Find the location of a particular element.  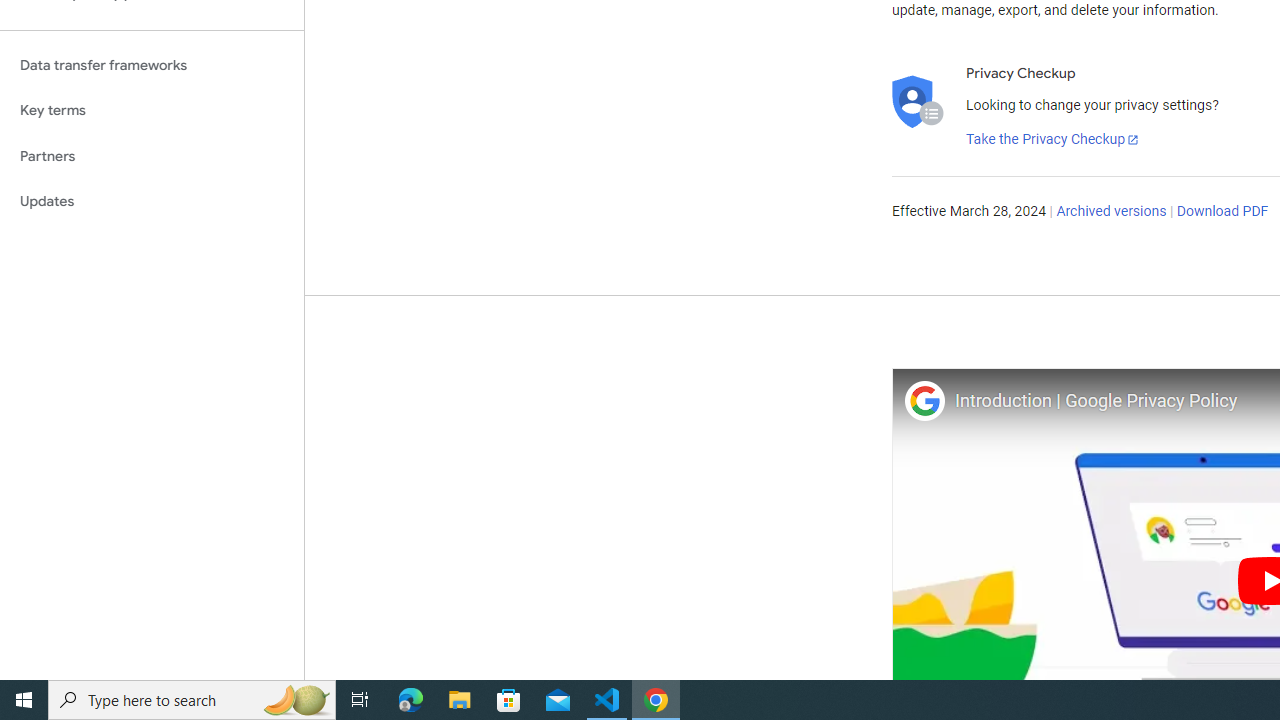

'Updates' is located at coordinates (151, 201).